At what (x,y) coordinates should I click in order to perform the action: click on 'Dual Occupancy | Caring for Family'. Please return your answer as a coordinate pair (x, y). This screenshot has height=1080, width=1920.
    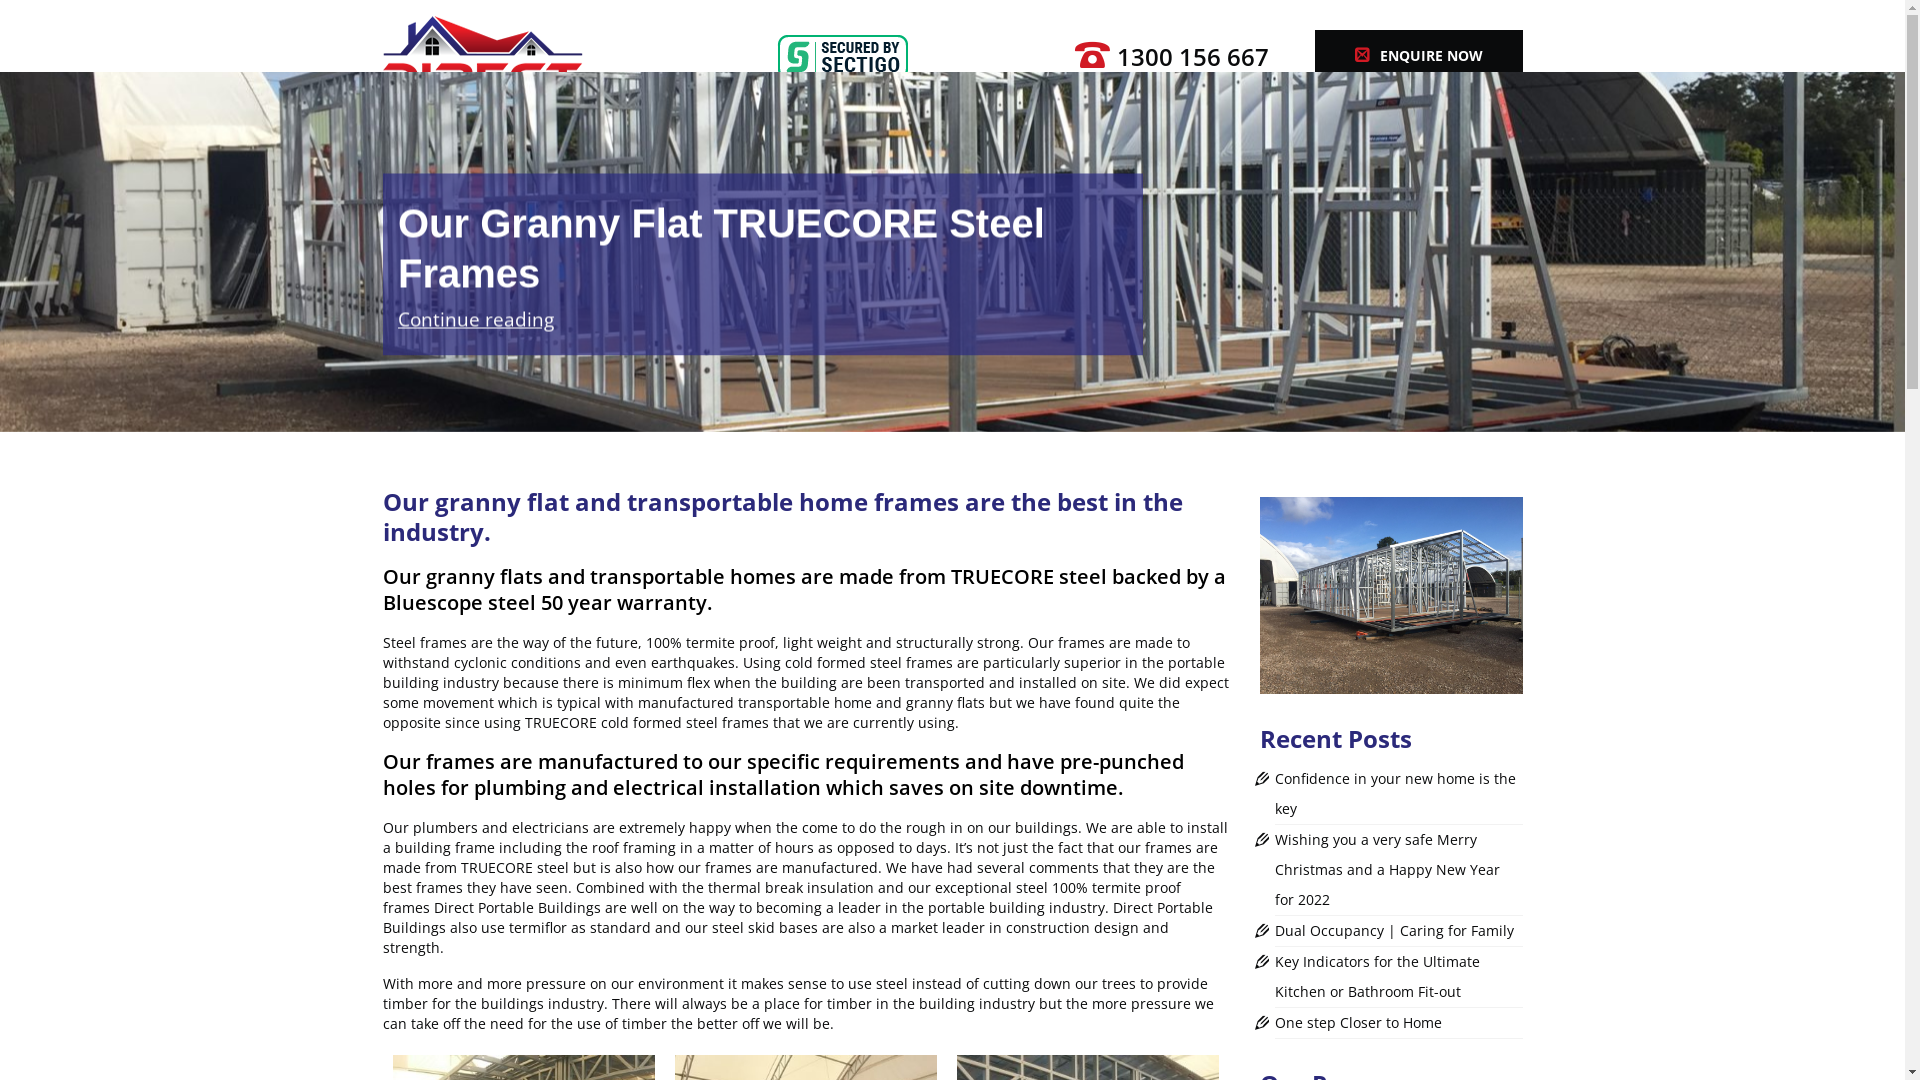
    Looking at the image, I should click on (1393, 930).